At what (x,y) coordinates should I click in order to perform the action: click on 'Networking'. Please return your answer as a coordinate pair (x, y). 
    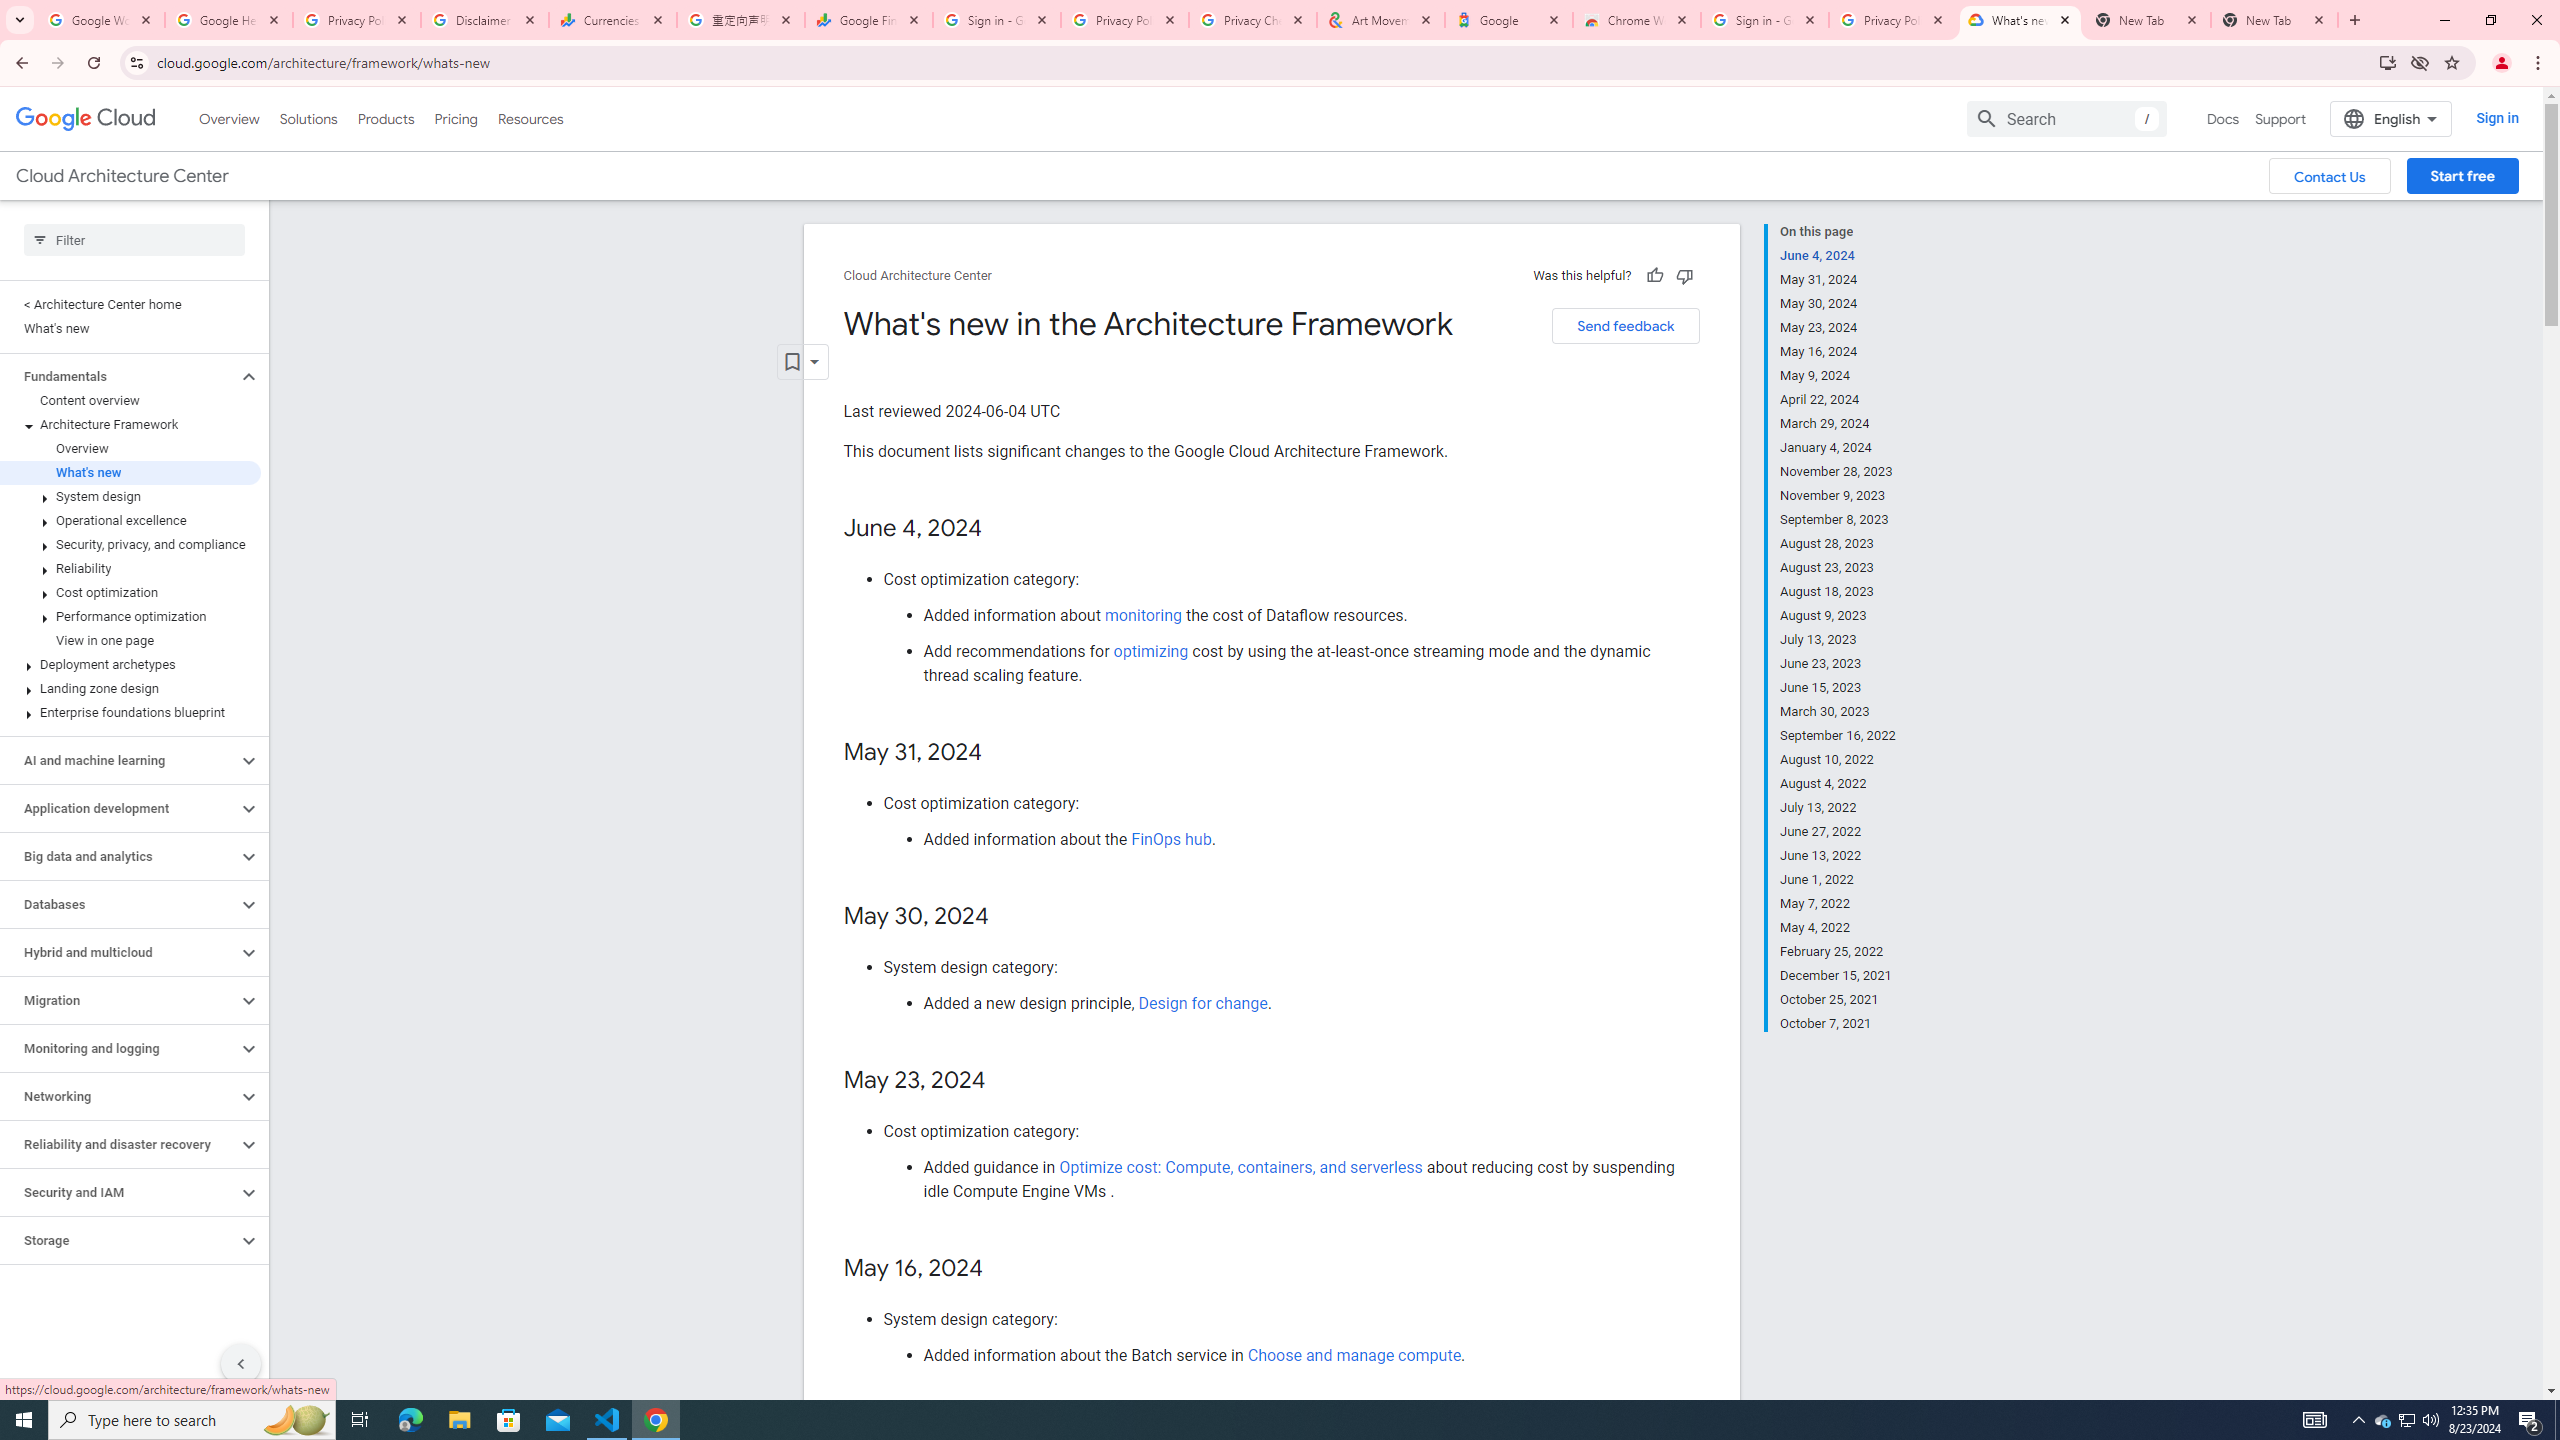
    Looking at the image, I should click on (118, 1095).